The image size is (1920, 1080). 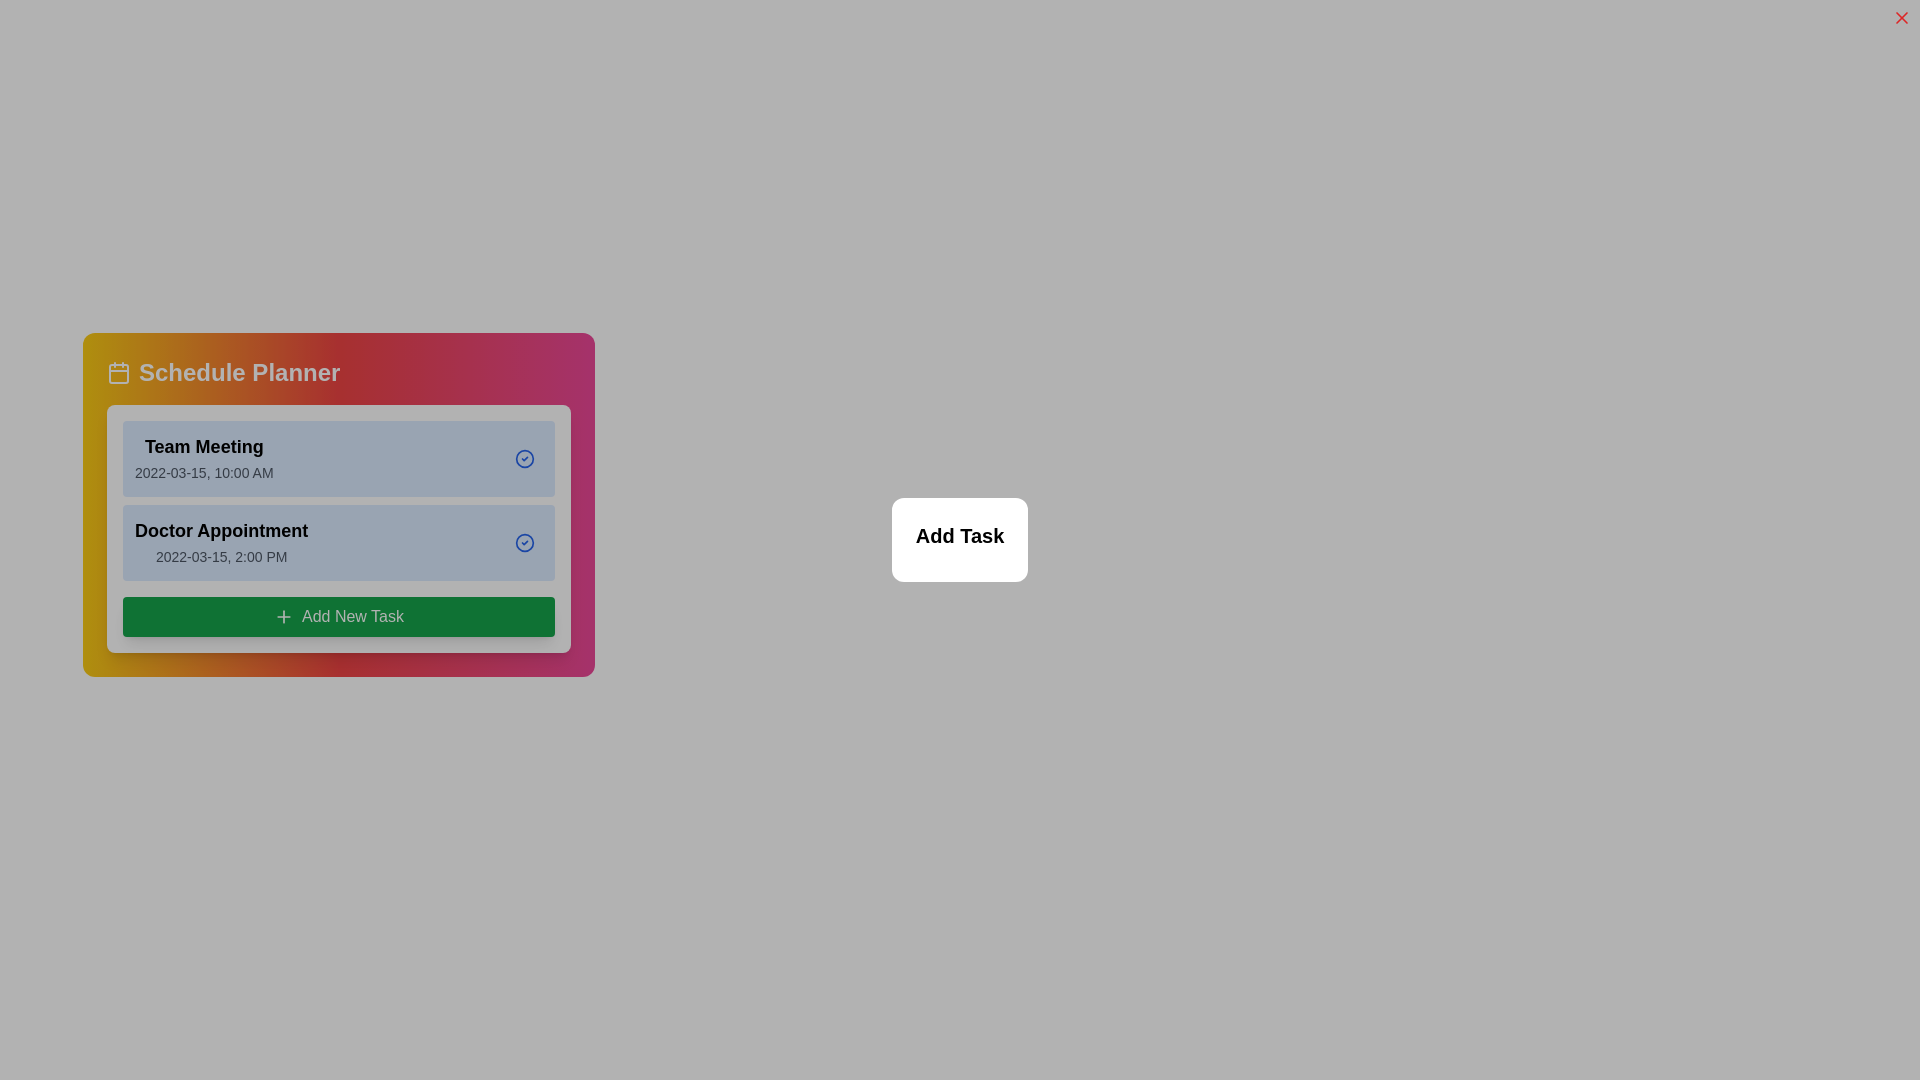 What do you see at coordinates (221, 530) in the screenshot?
I see `the 'Doctor Appointment' text label, which is bold and larger than typical body text, located in the second task section of the 'Schedule Planner' interface, directly above the task time and date` at bounding box center [221, 530].